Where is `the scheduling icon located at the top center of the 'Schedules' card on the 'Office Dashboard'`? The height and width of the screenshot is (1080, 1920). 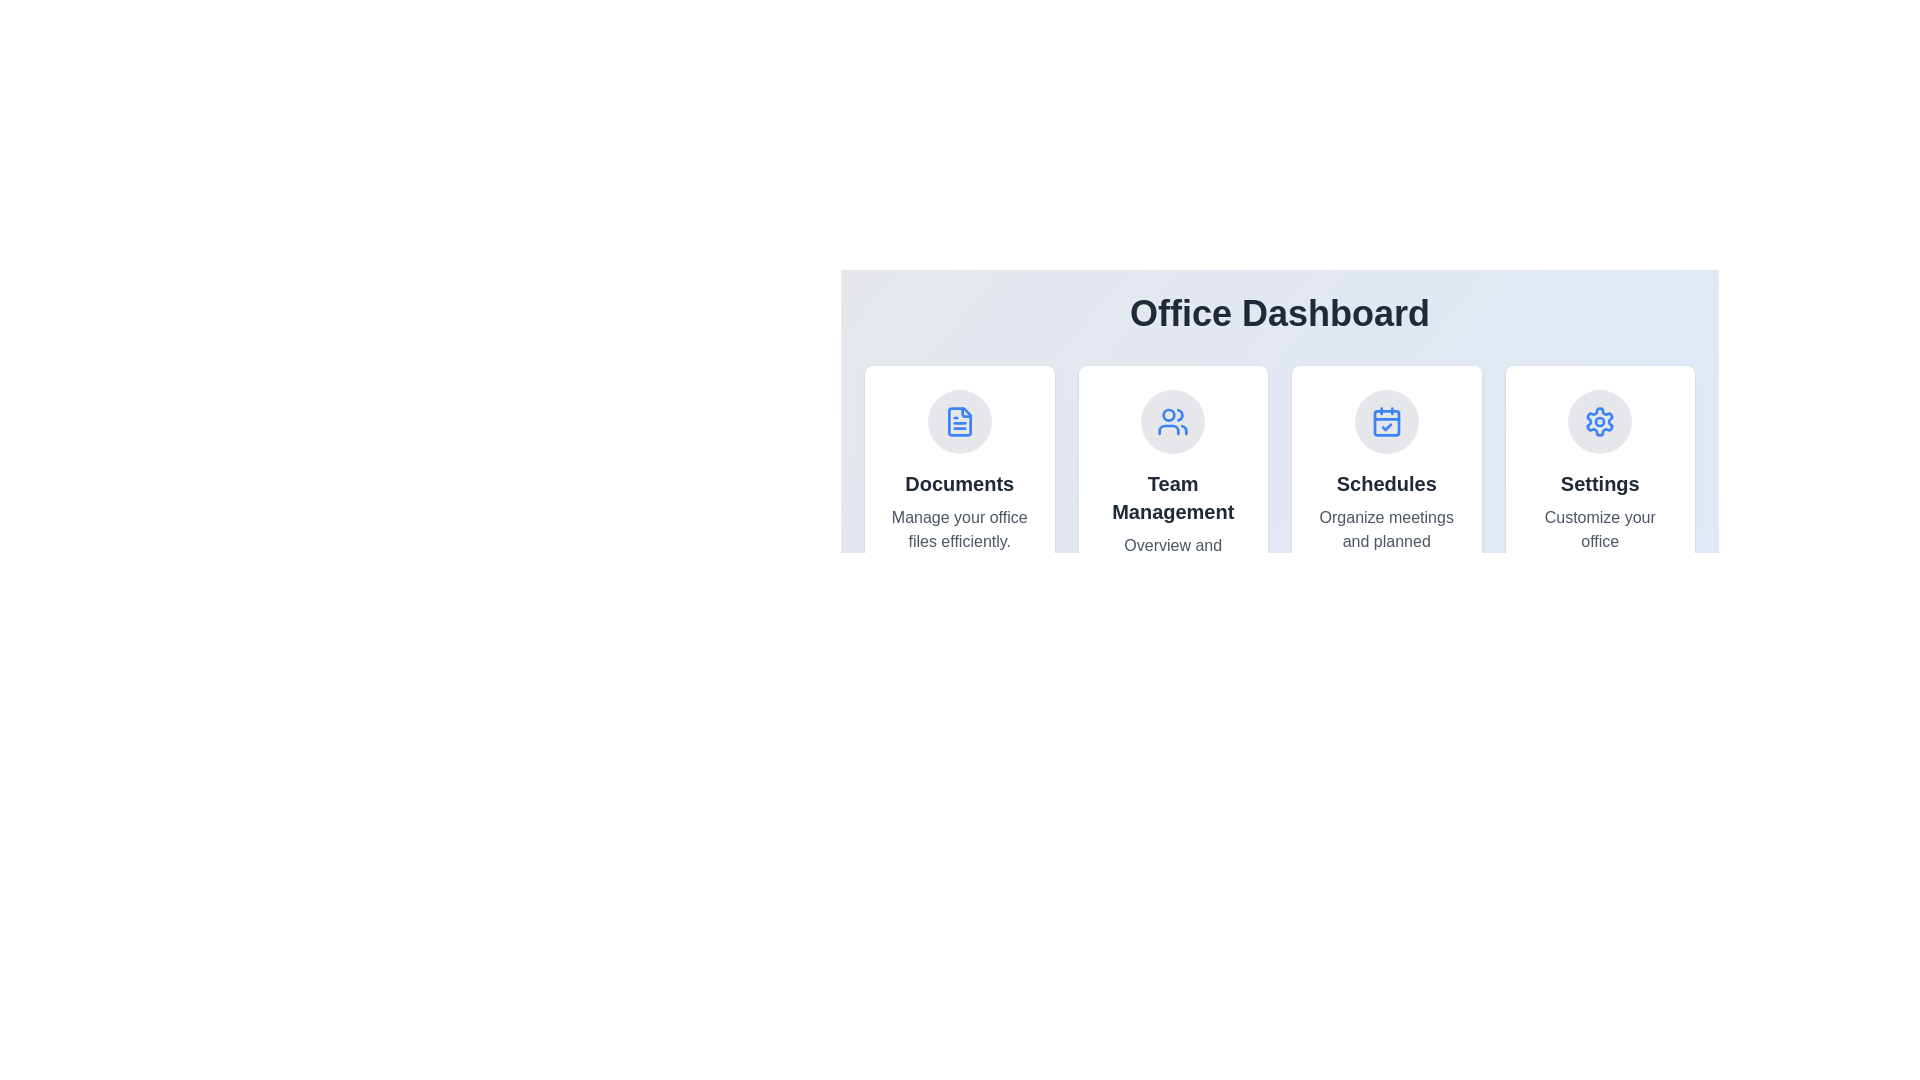
the scheduling icon located at the top center of the 'Schedules' card on the 'Office Dashboard' is located at coordinates (1385, 420).